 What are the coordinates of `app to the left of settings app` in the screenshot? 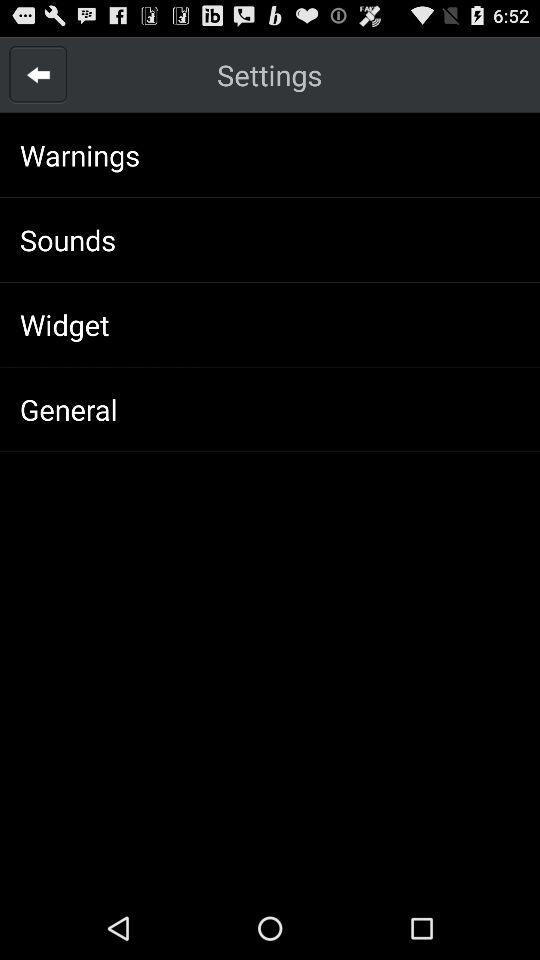 It's located at (38, 74).